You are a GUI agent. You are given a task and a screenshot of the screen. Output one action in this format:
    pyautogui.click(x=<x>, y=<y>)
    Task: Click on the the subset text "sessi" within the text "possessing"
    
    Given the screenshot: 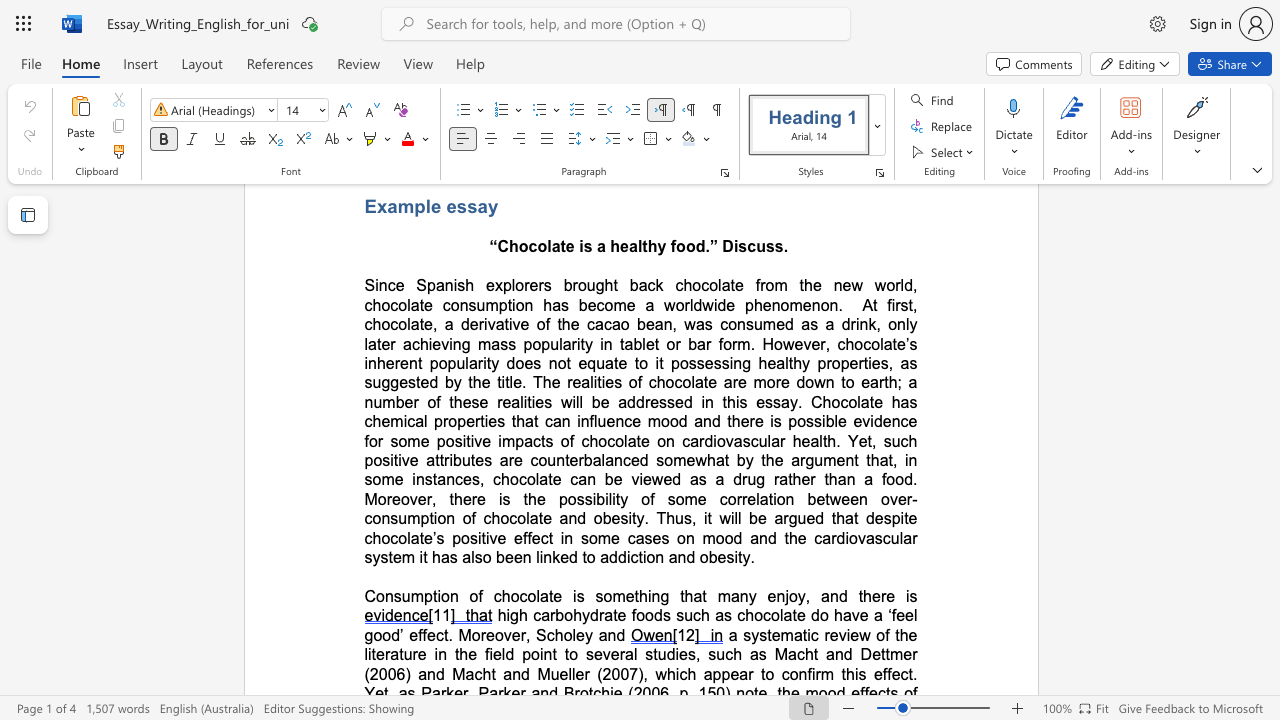 What is the action you would take?
    pyautogui.click(x=696, y=363)
    